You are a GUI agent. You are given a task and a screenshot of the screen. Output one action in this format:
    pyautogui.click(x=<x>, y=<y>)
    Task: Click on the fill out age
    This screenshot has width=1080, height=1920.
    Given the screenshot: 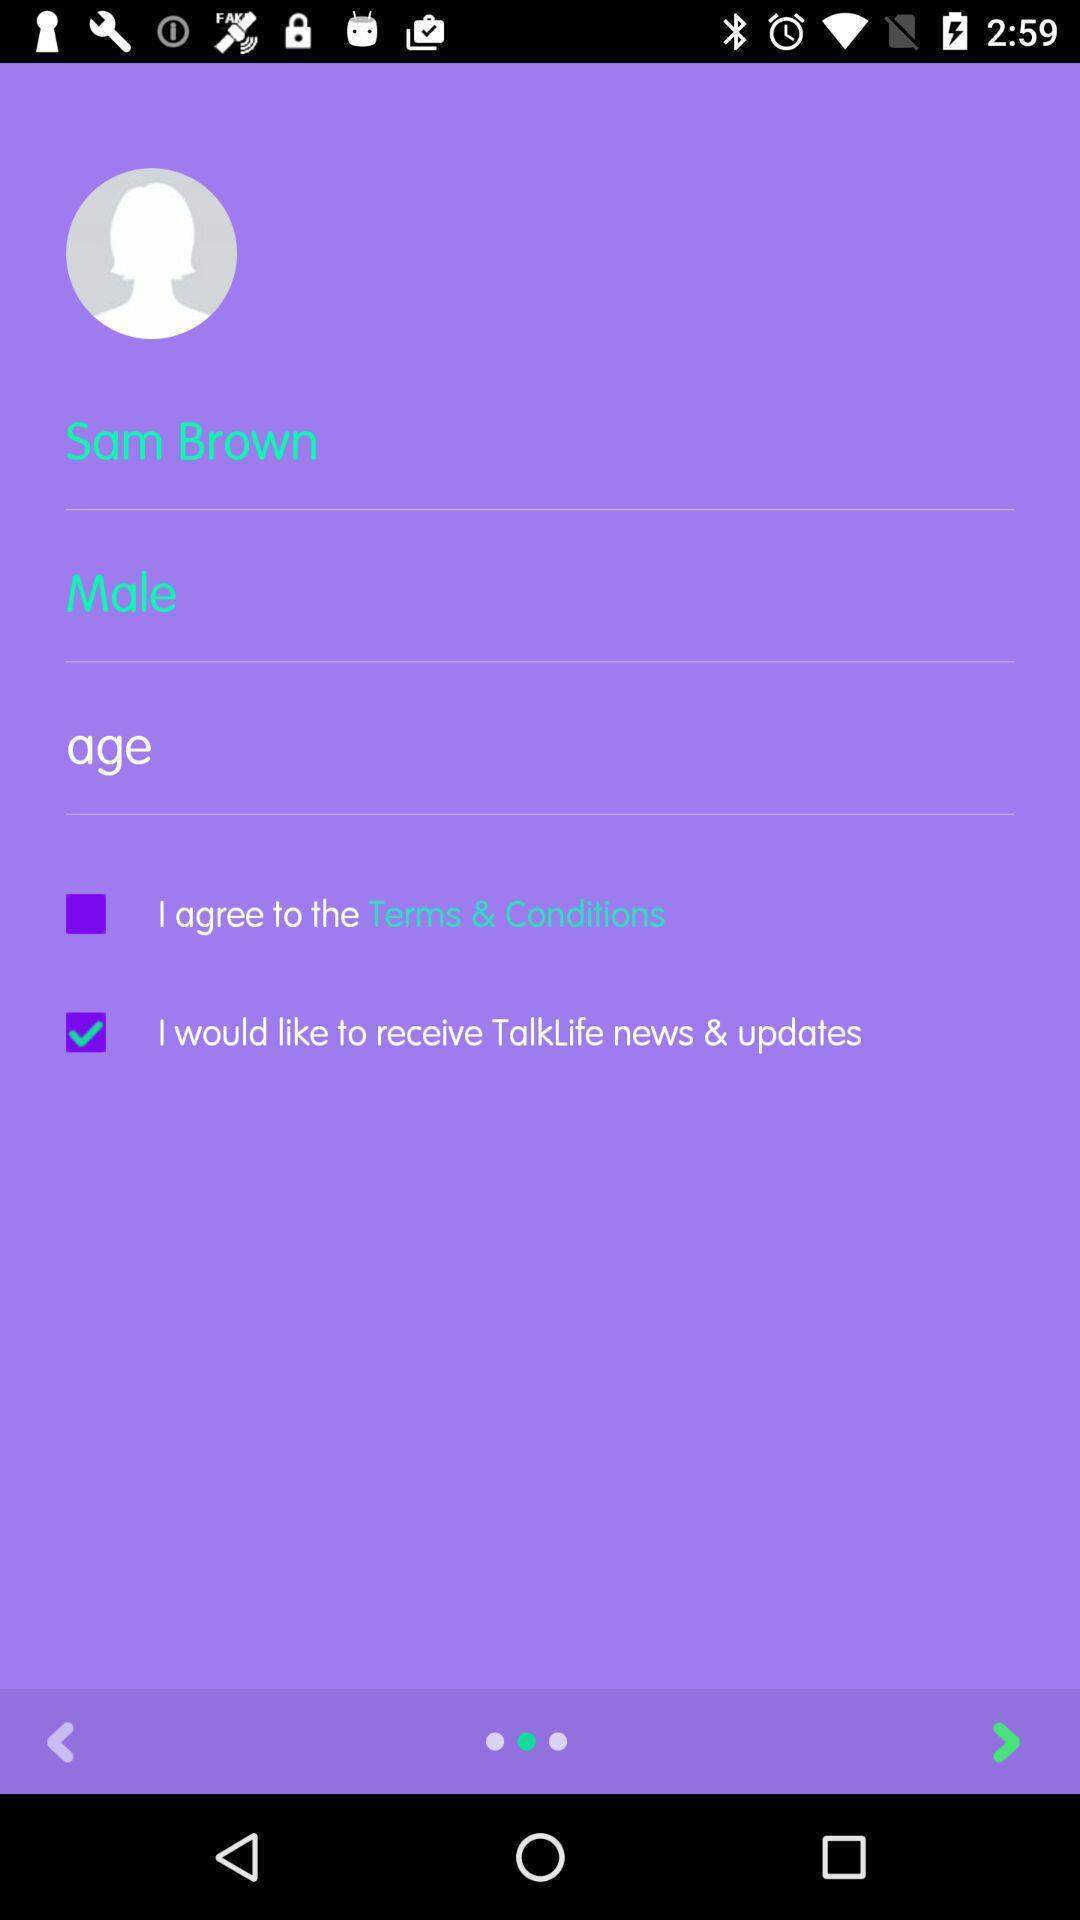 What is the action you would take?
    pyautogui.click(x=540, y=761)
    